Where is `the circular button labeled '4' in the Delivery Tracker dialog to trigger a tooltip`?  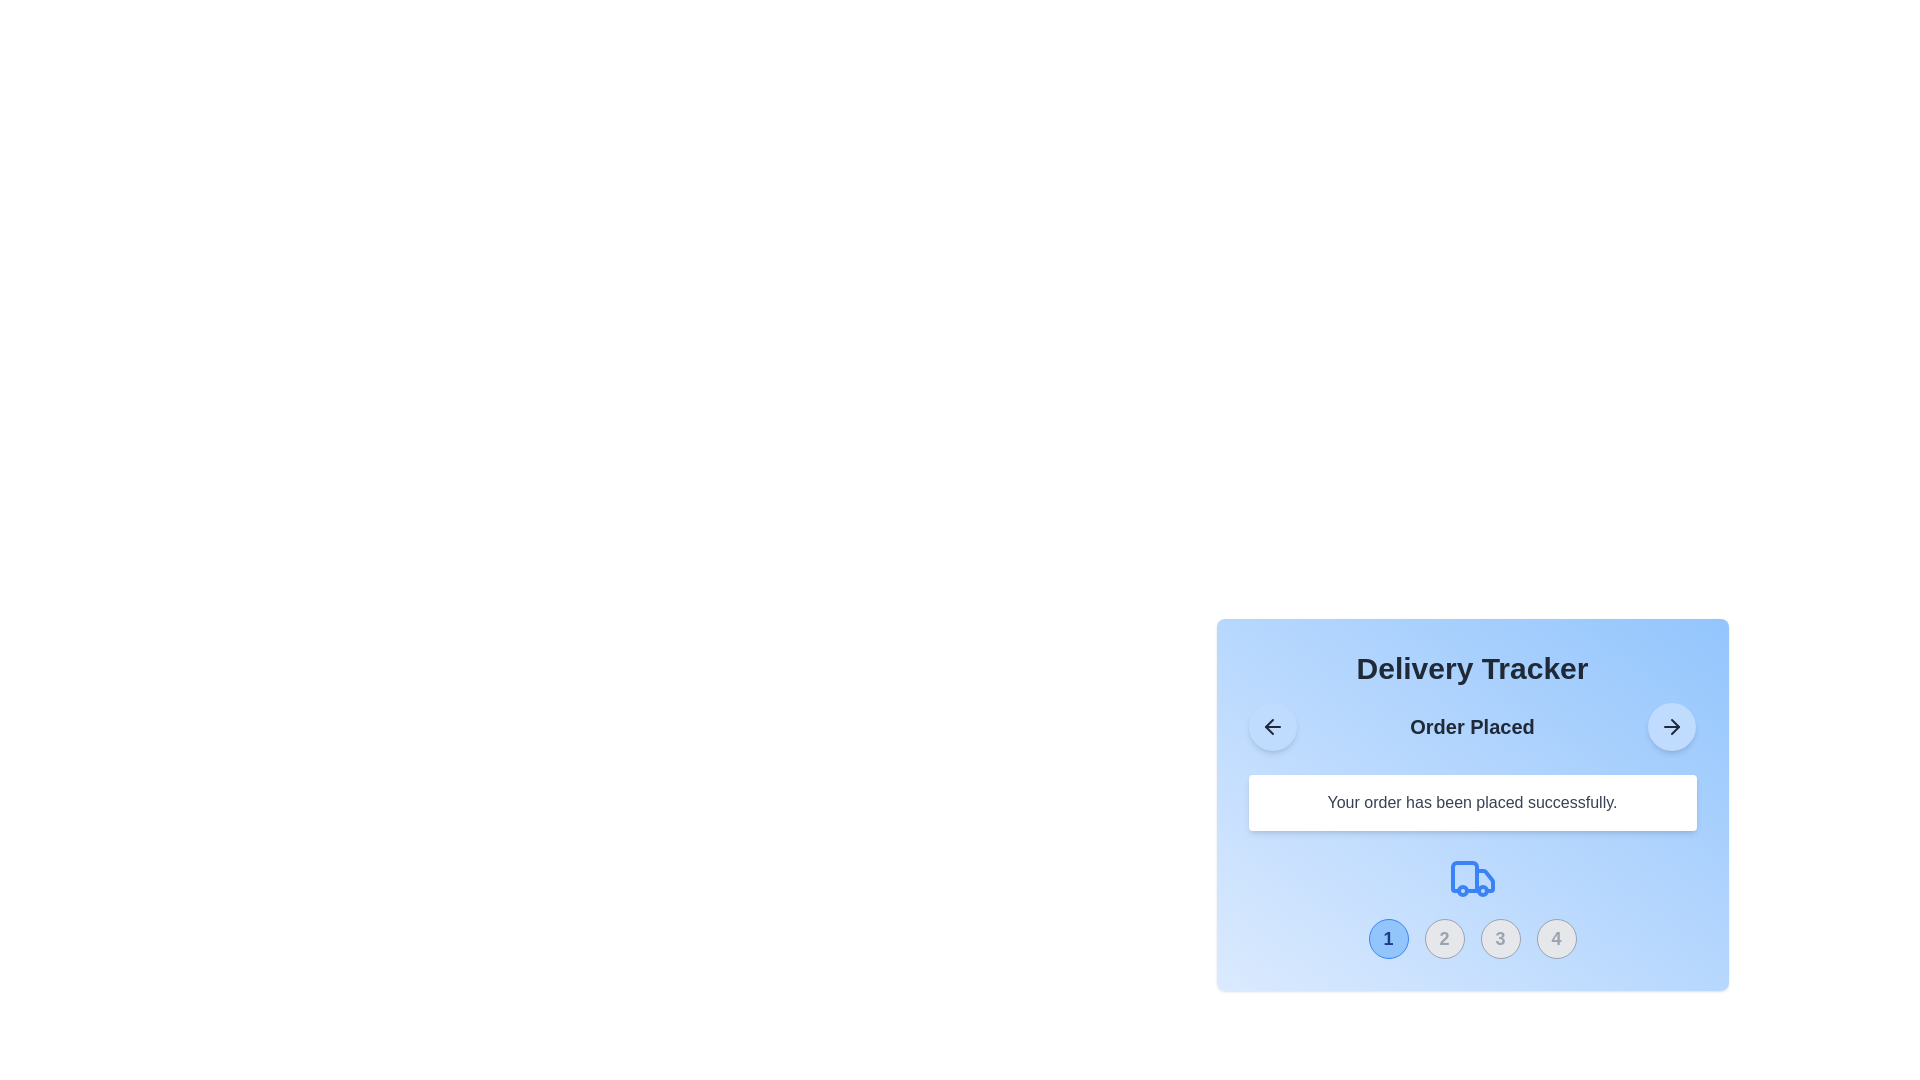
the circular button labeled '4' in the Delivery Tracker dialog to trigger a tooltip is located at coordinates (1555, 938).